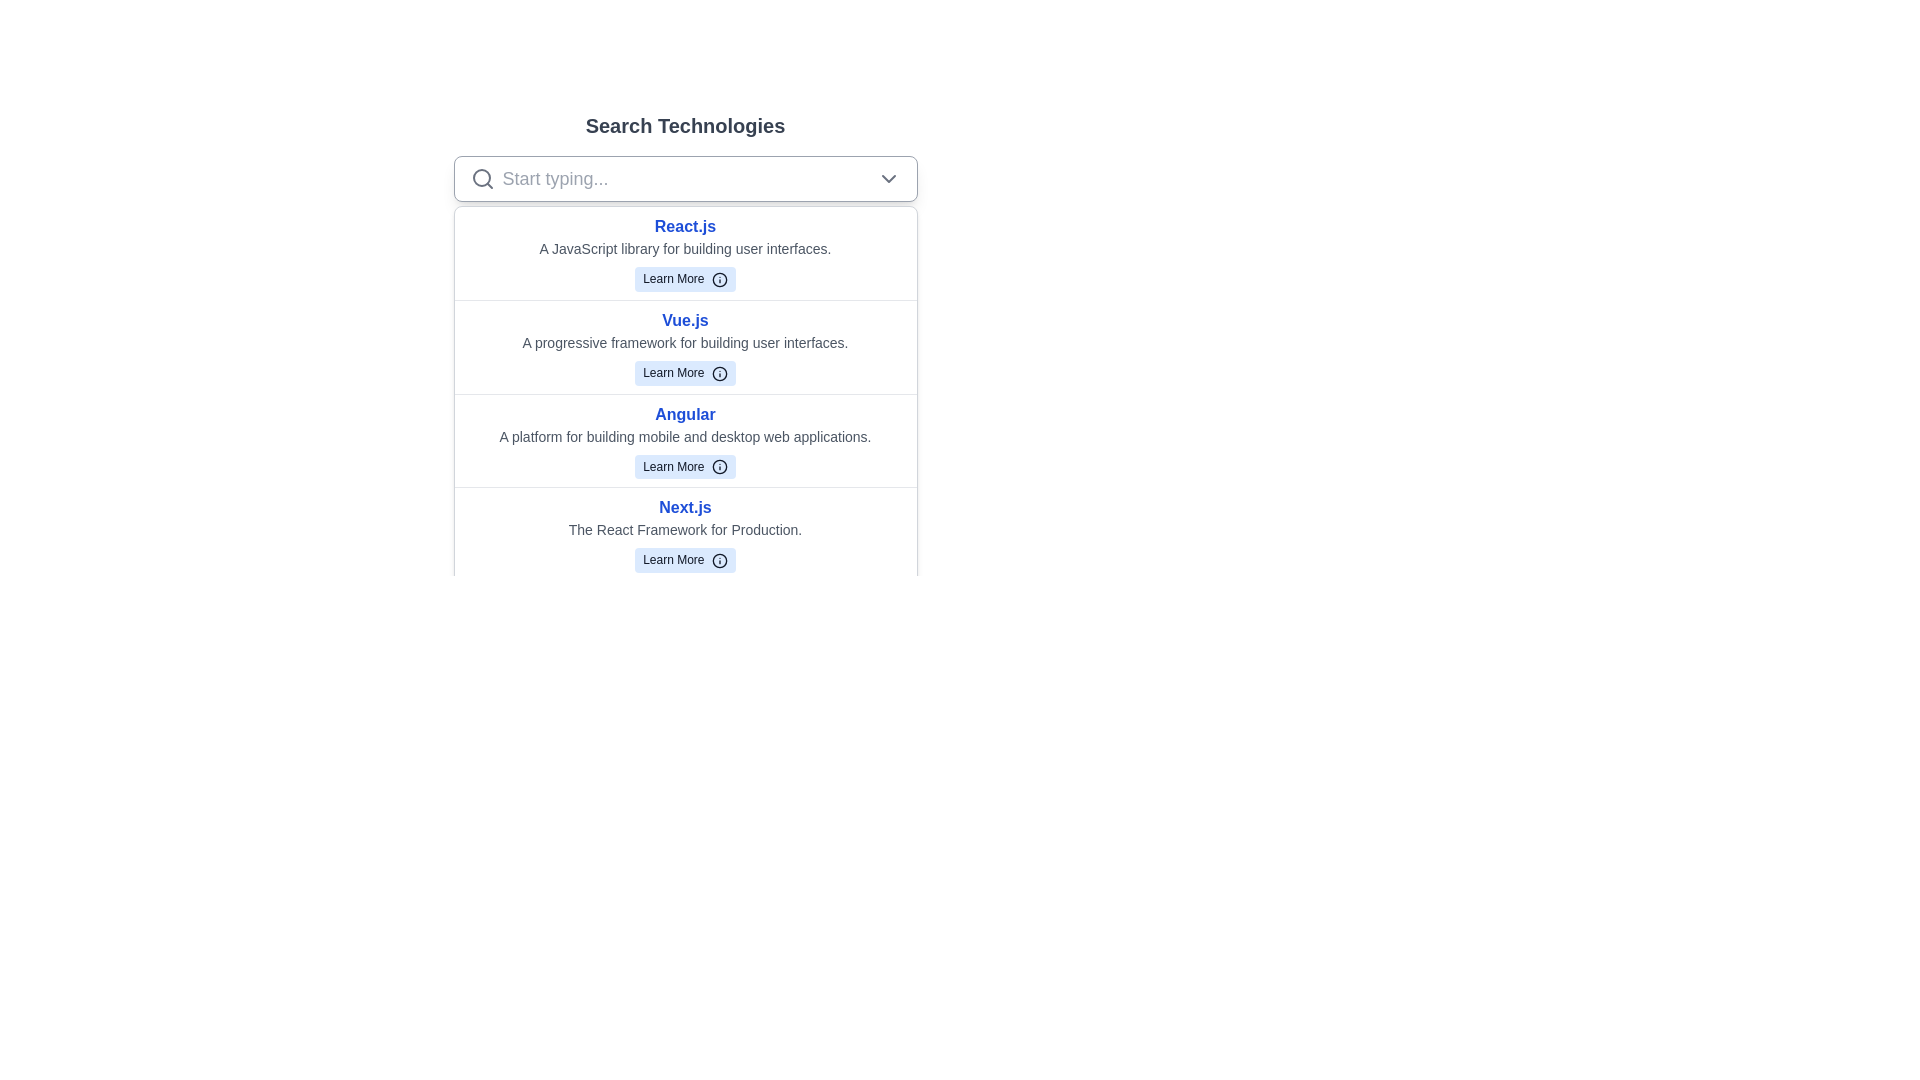 The height and width of the screenshot is (1080, 1920). Describe the element at coordinates (719, 279) in the screenshot. I see `the SVG Circle element that represents the outer circle of an icon located to the right of the 'Learn More' text for Vue.js in the 'Search Technologies' section` at that location.